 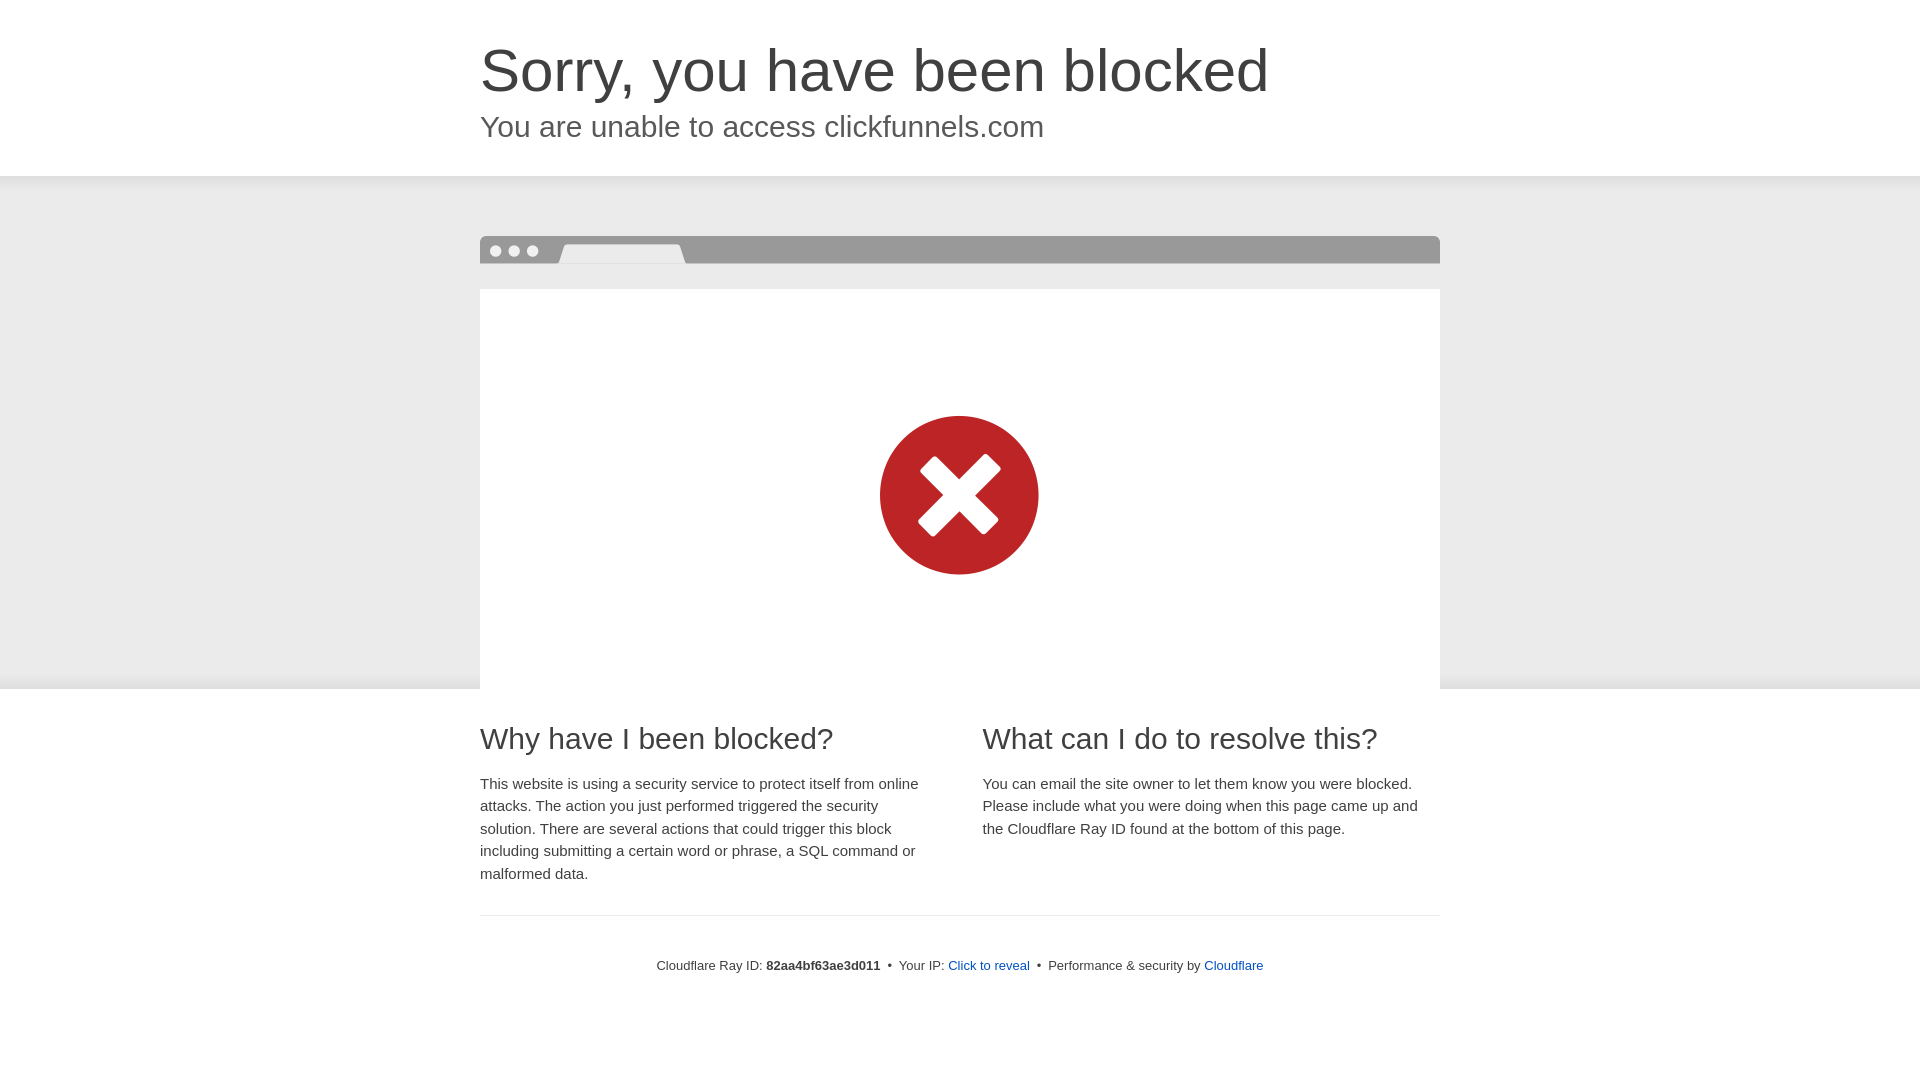 What do you see at coordinates (1203, 964) in the screenshot?
I see `'Cloudflare'` at bounding box center [1203, 964].